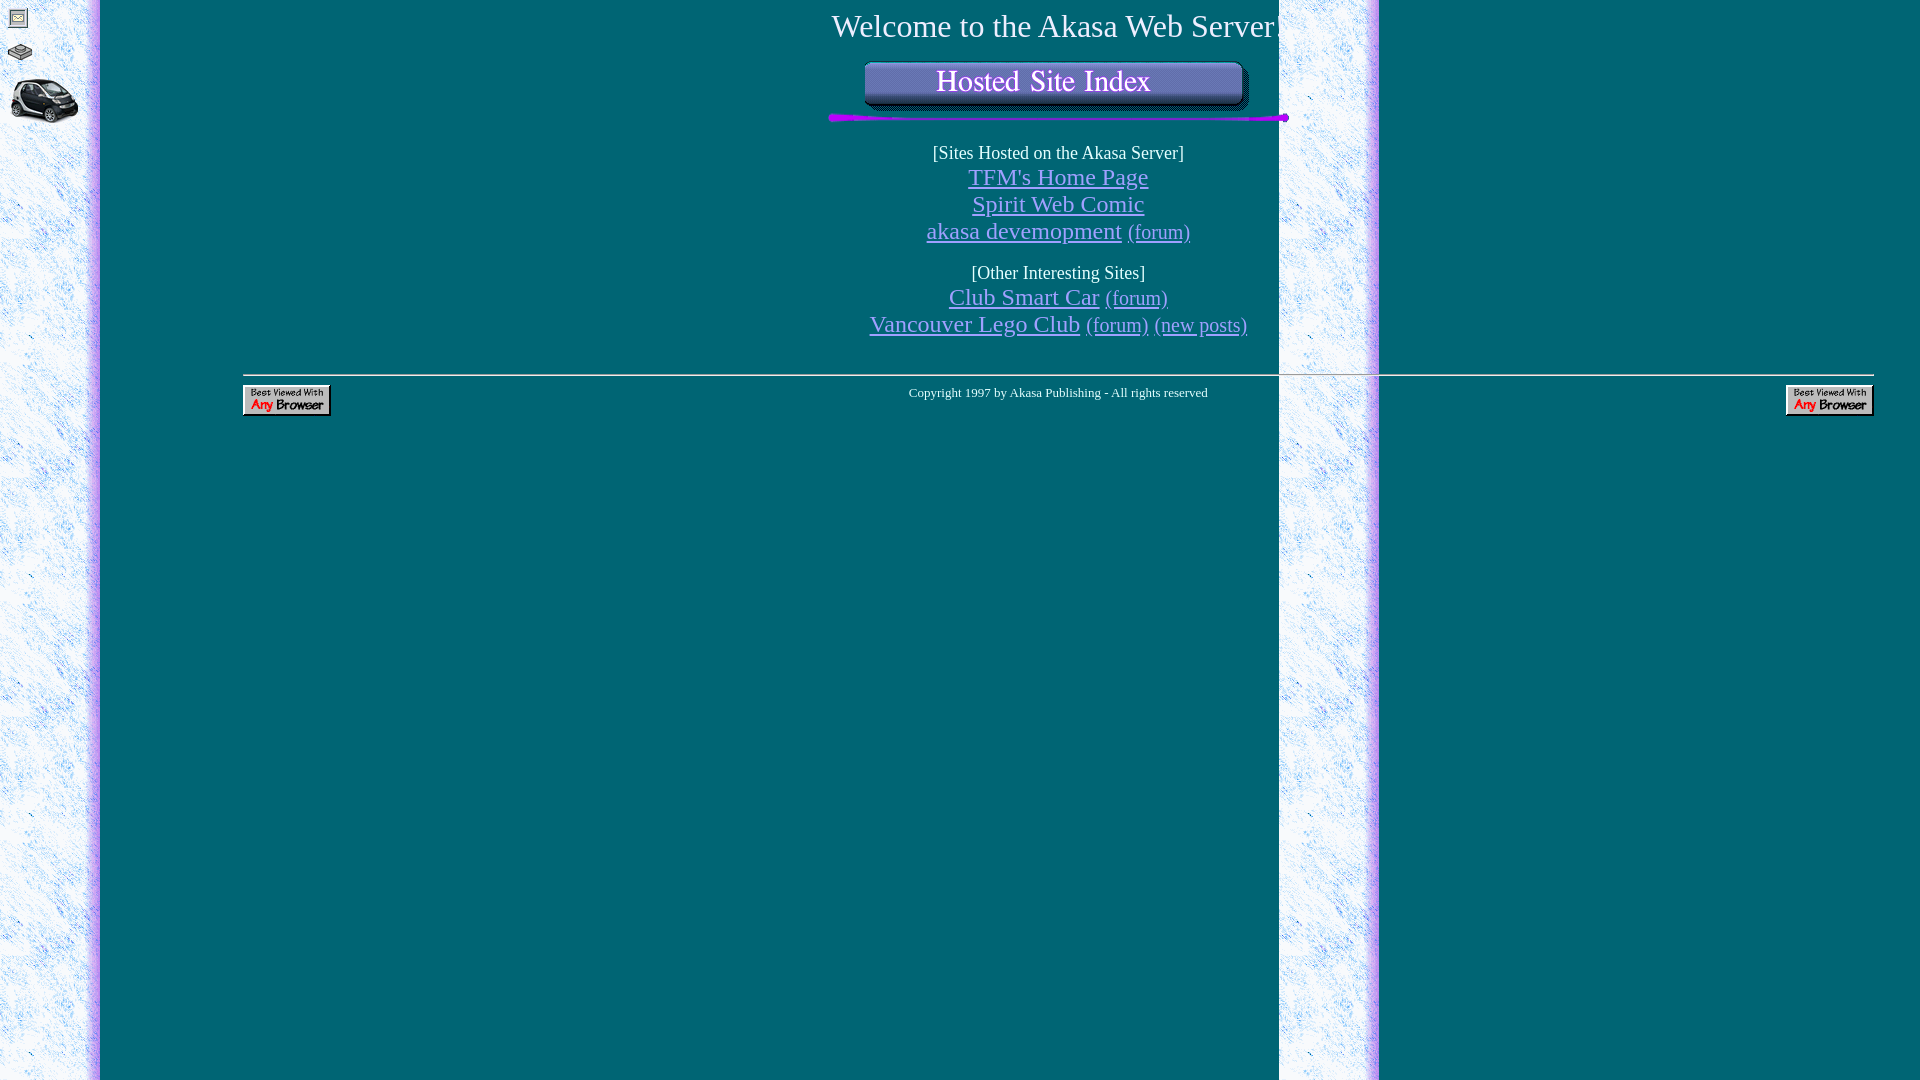  What do you see at coordinates (1056, 176) in the screenshot?
I see `'TFM's Home Page'` at bounding box center [1056, 176].